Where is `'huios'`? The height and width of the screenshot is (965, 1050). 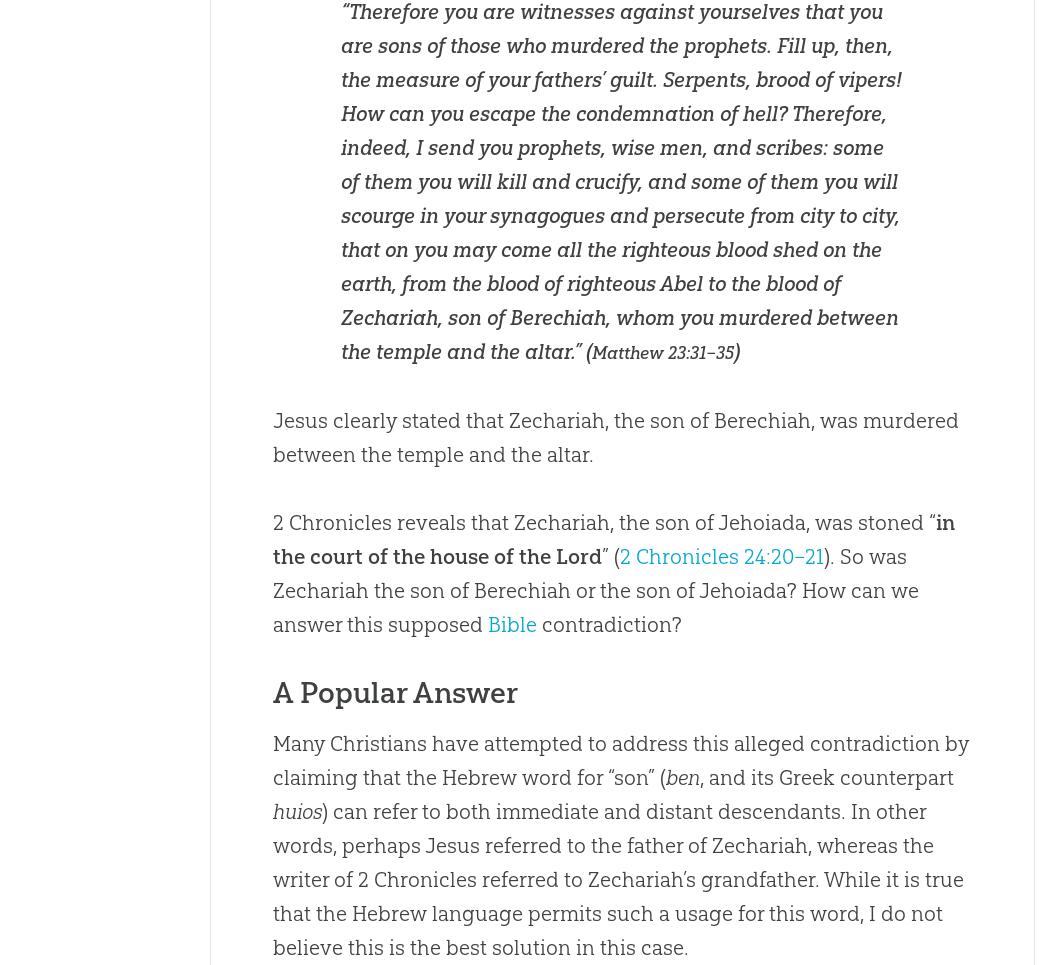 'huios' is located at coordinates (295, 811).